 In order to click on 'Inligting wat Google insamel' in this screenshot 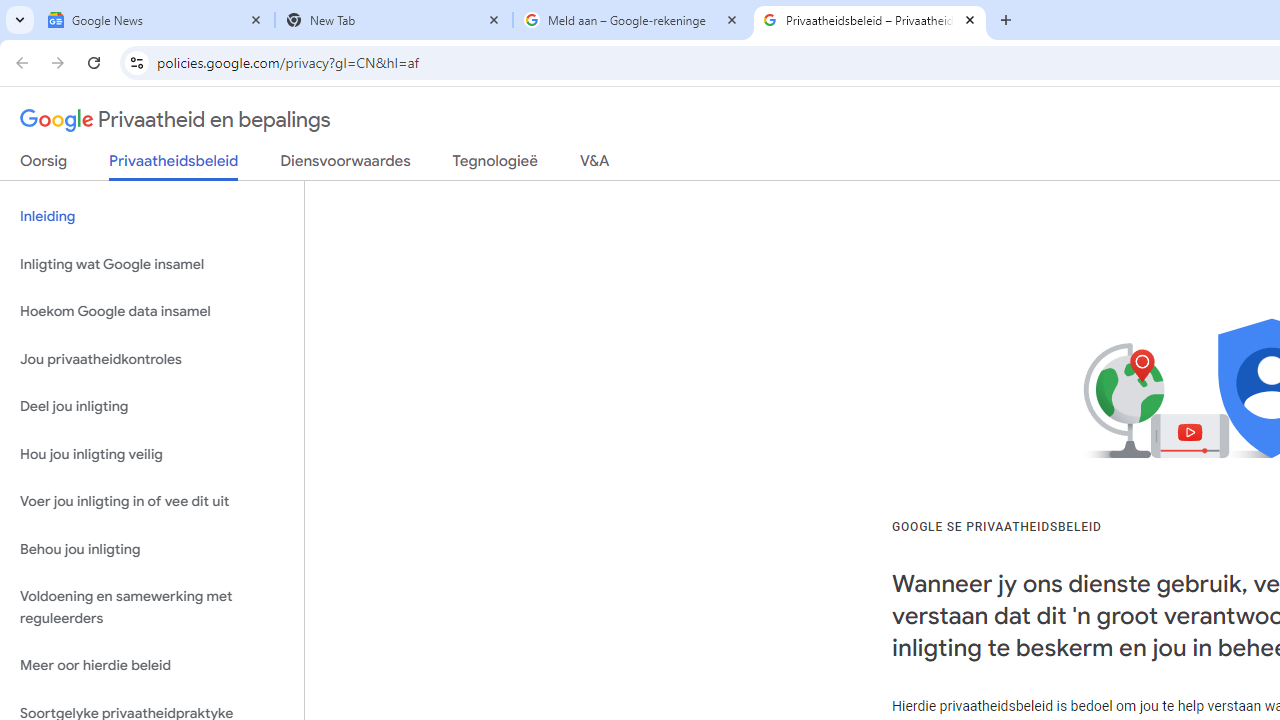, I will do `click(151, 263)`.